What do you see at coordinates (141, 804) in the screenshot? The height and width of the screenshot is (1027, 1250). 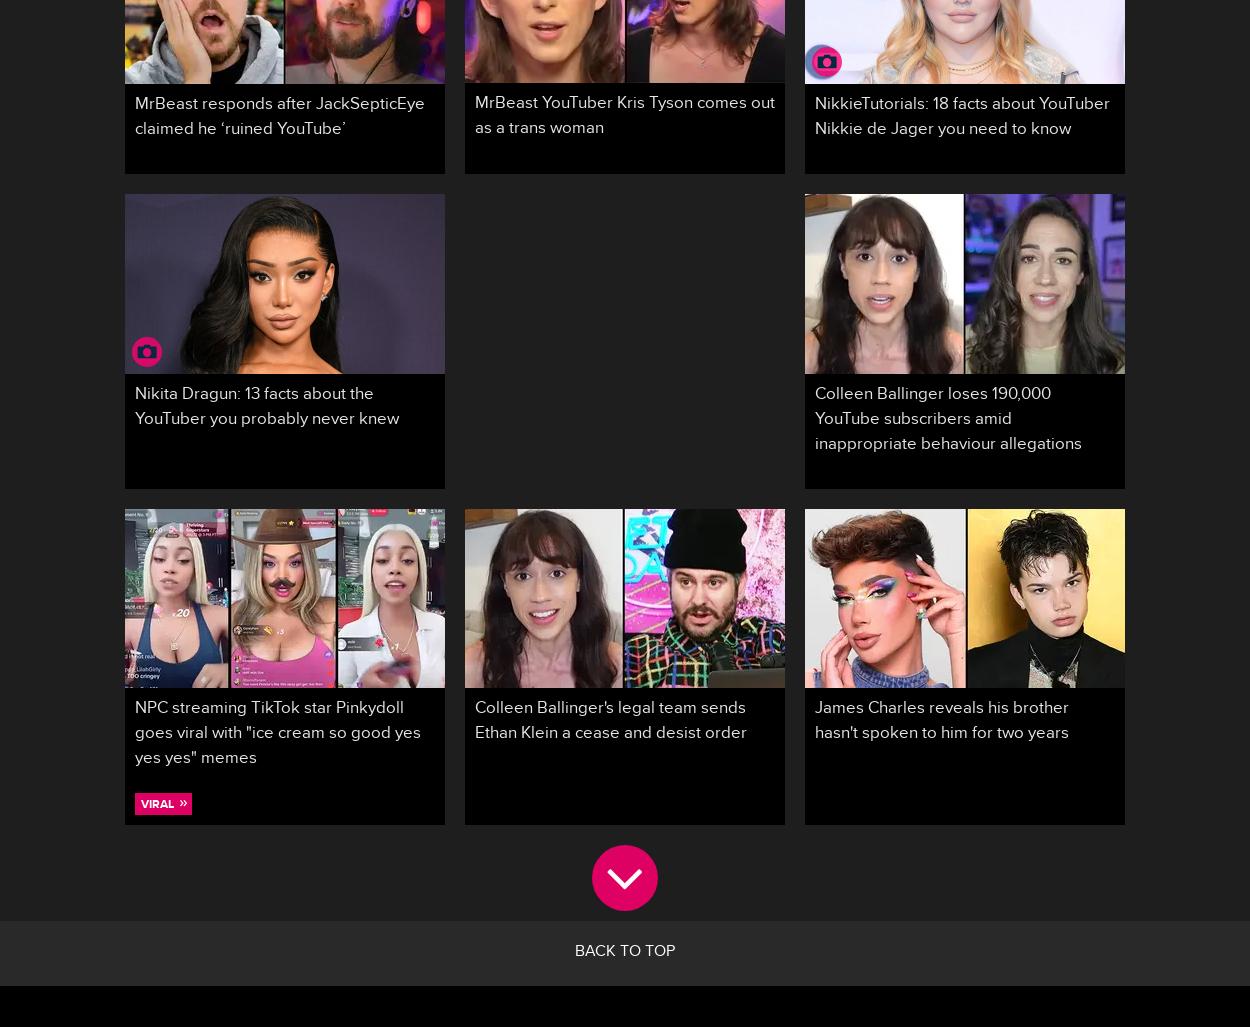 I see `'Viral'` at bounding box center [141, 804].